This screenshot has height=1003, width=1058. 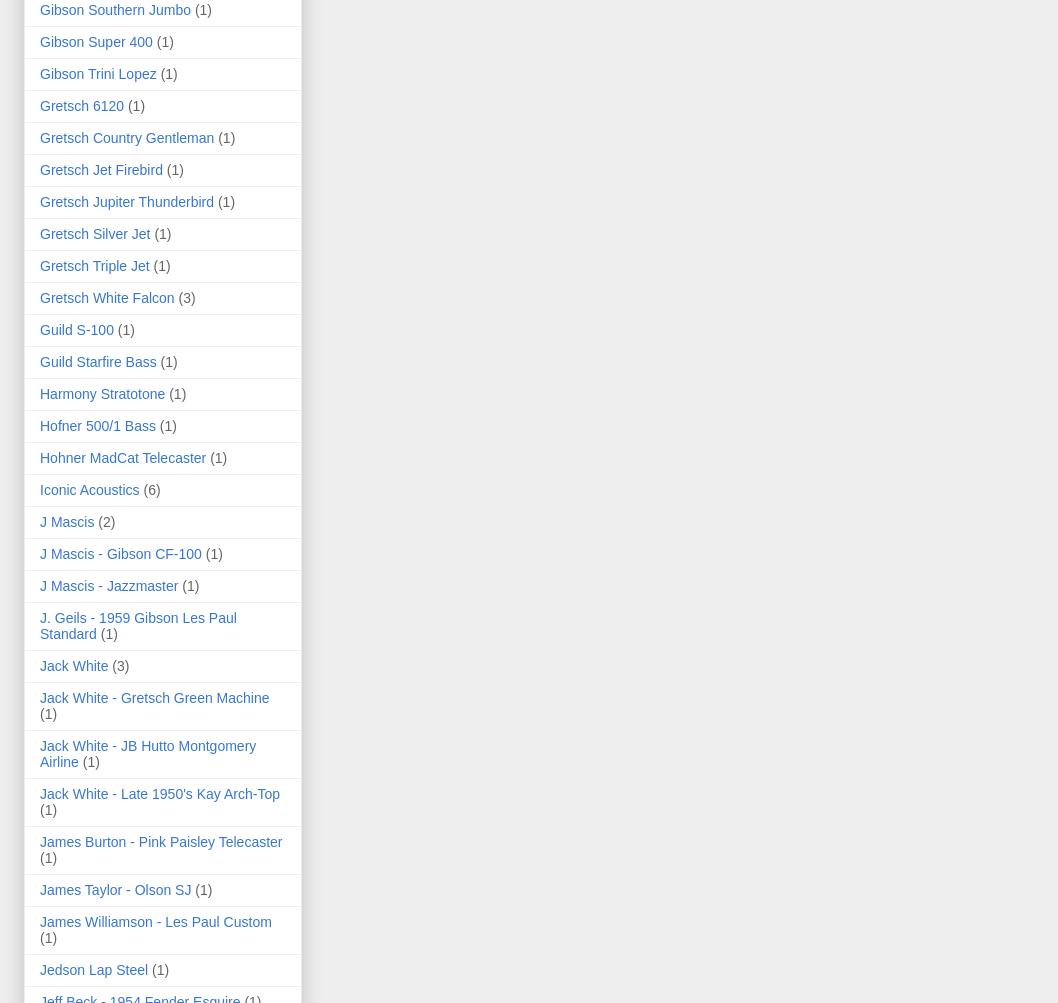 I want to click on '(2)', so click(x=105, y=519).